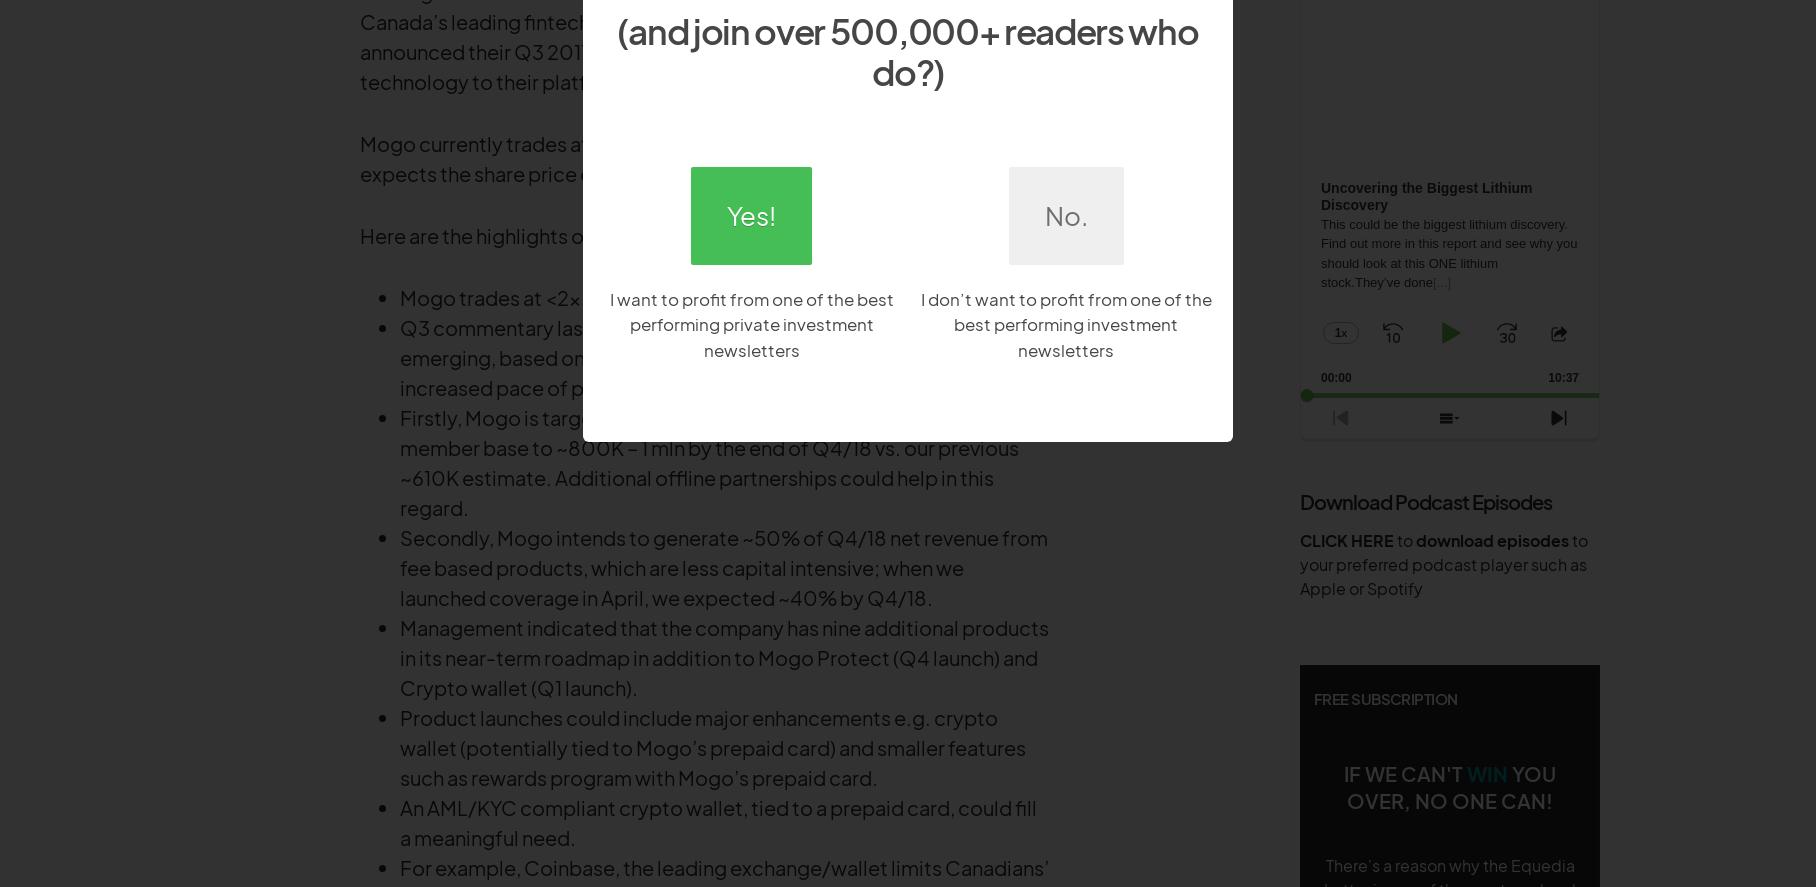  Describe the element at coordinates (1425, 500) in the screenshot. I see `'Download Podcast Episodes'` at that location.